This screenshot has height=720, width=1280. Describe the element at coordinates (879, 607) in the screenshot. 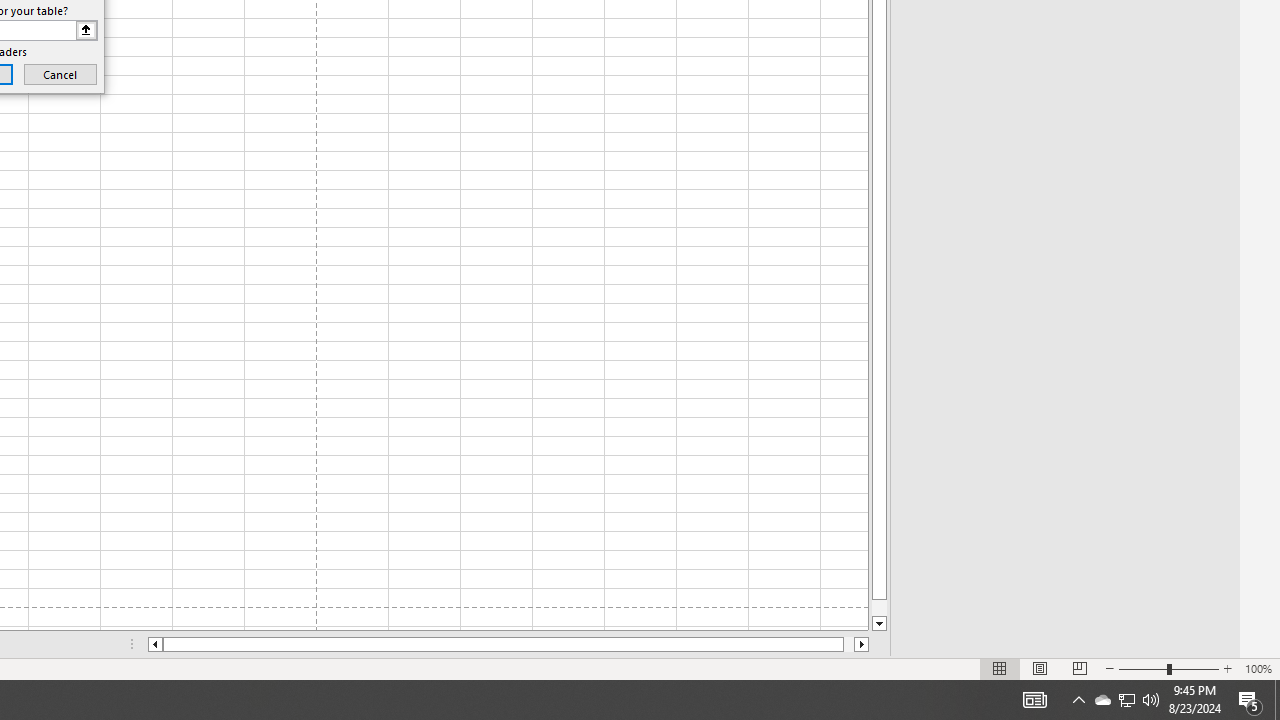

I see `'Page down'` at that location.